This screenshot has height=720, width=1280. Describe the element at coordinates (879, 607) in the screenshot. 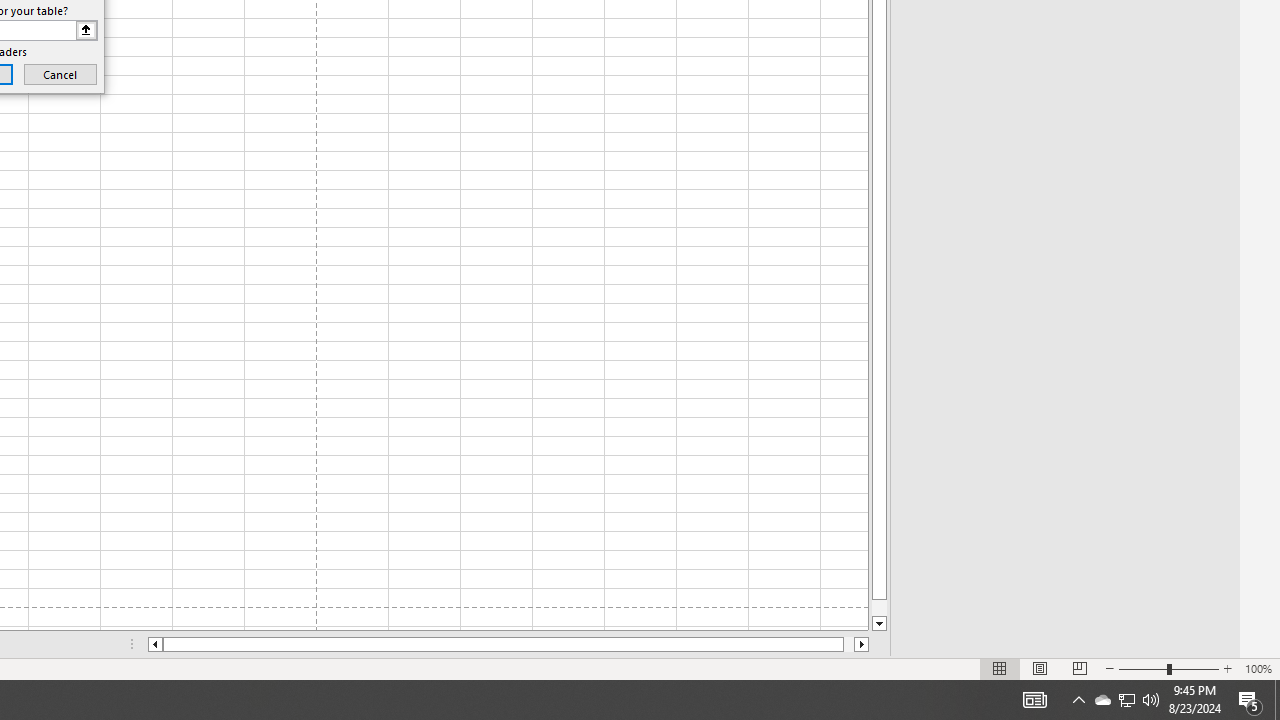

I see `'Page down'` at that location.